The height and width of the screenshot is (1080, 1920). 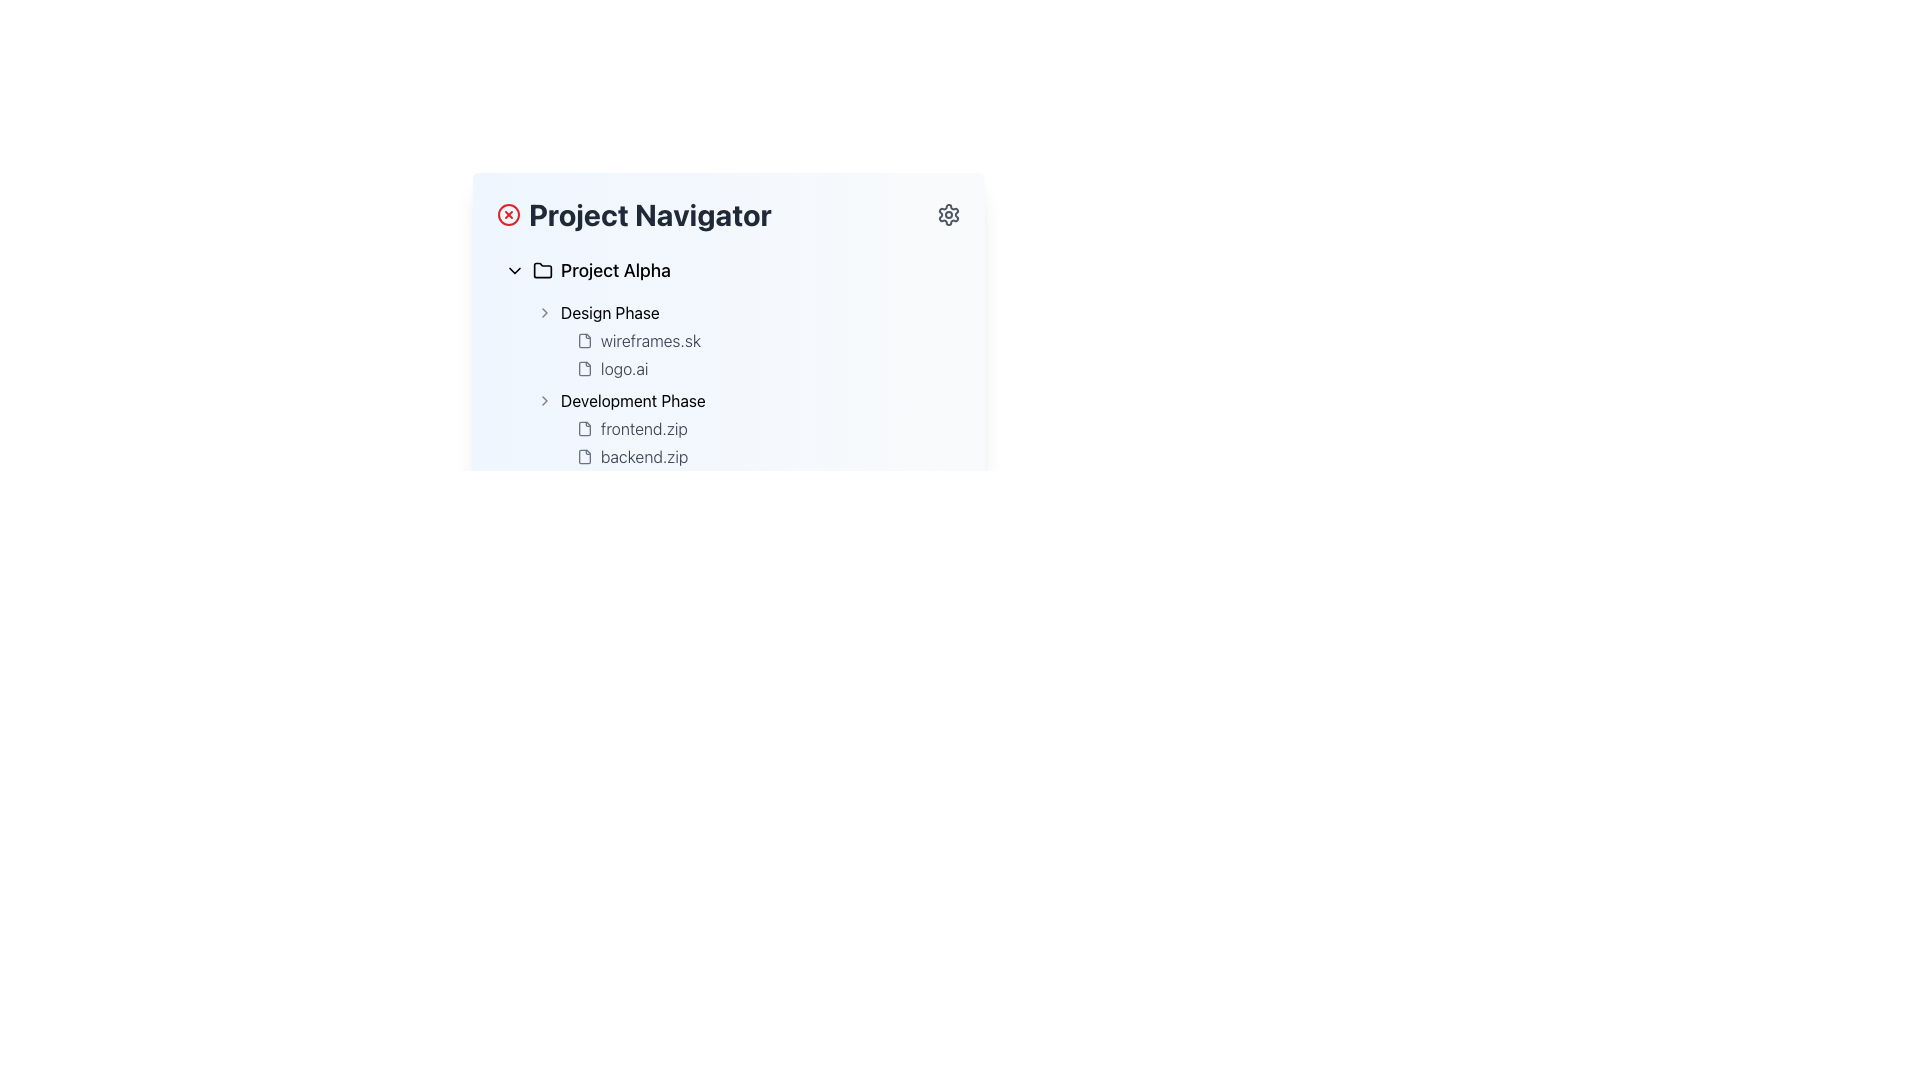 I want to click on the text of the first file entry within the 'Design Phase' section, specifically under the 'Project Alpha' group, for copying, so click(x=763, y=353).